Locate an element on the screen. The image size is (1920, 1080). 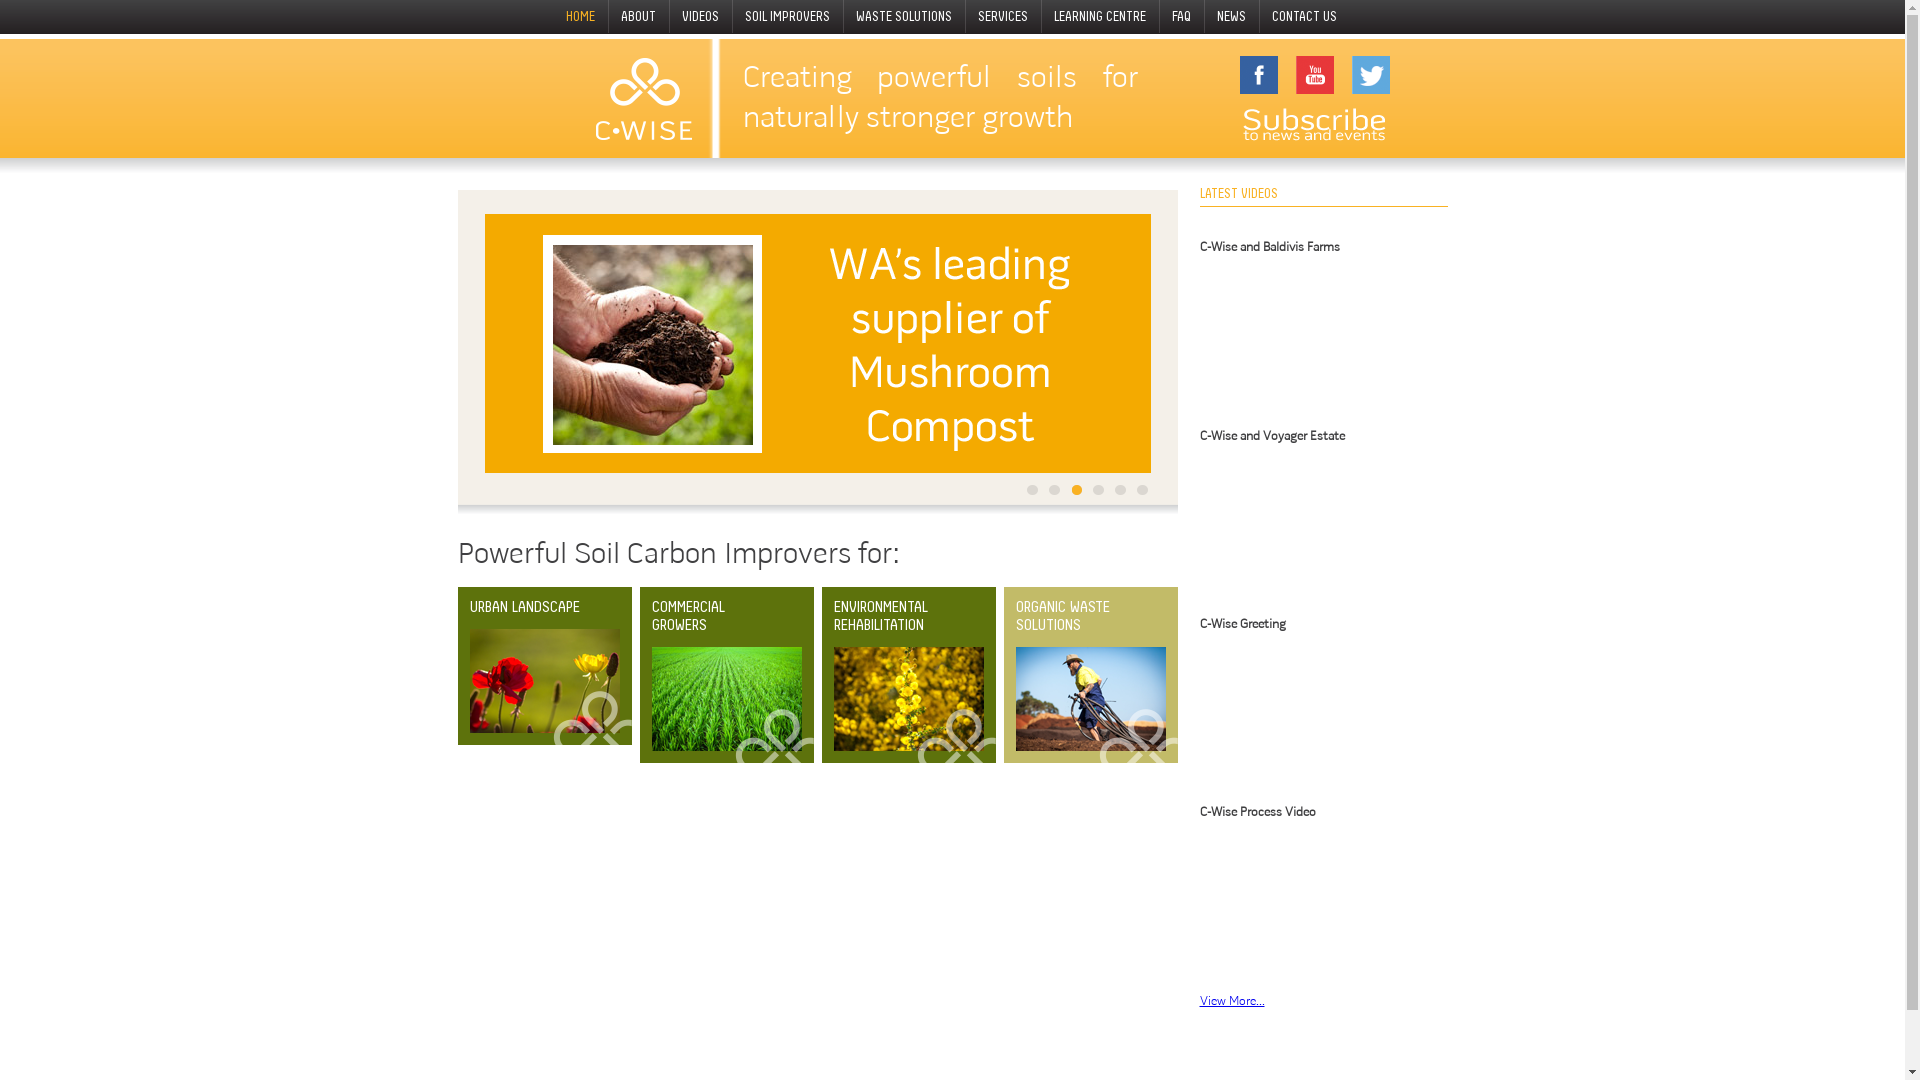
'Youtube' is located at coordinates (1315, 73).